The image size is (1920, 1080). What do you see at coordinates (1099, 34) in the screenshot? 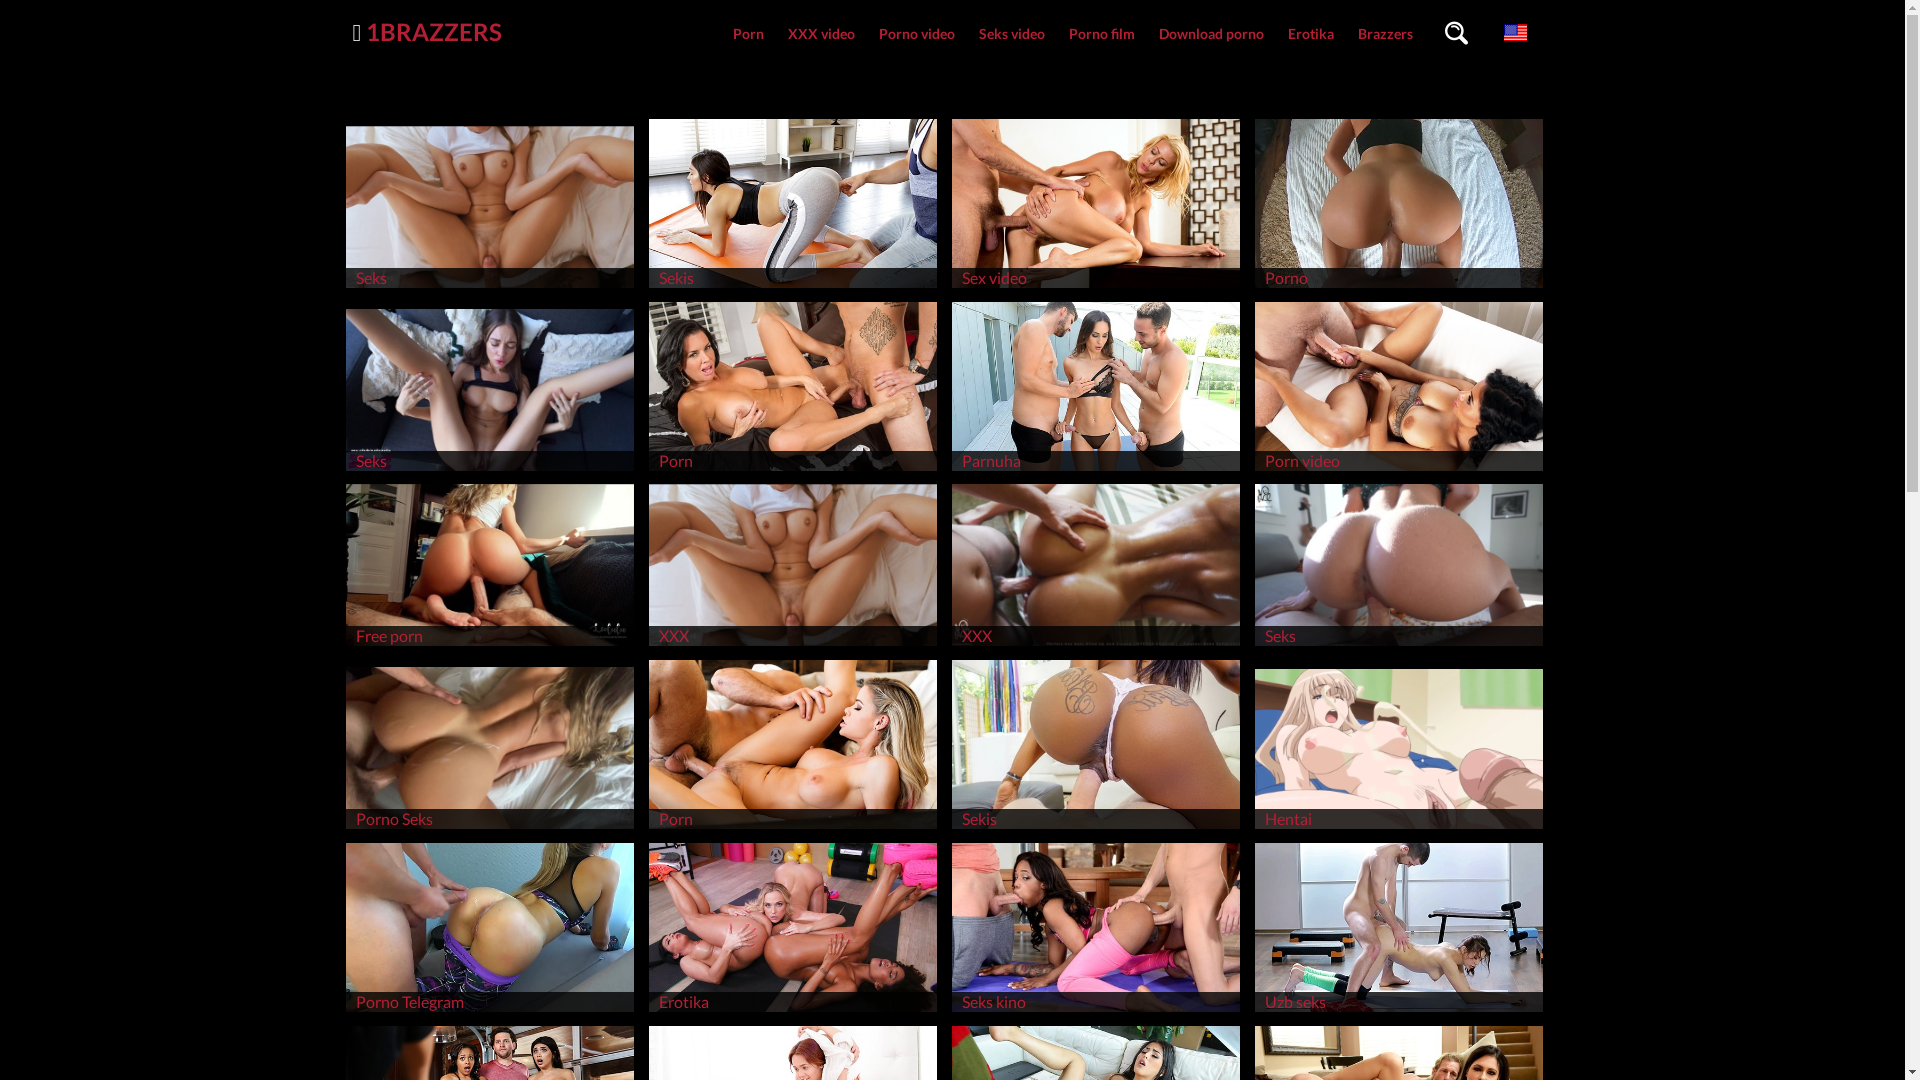
I see `'Porno film'` at bounding box center [1099, 34].